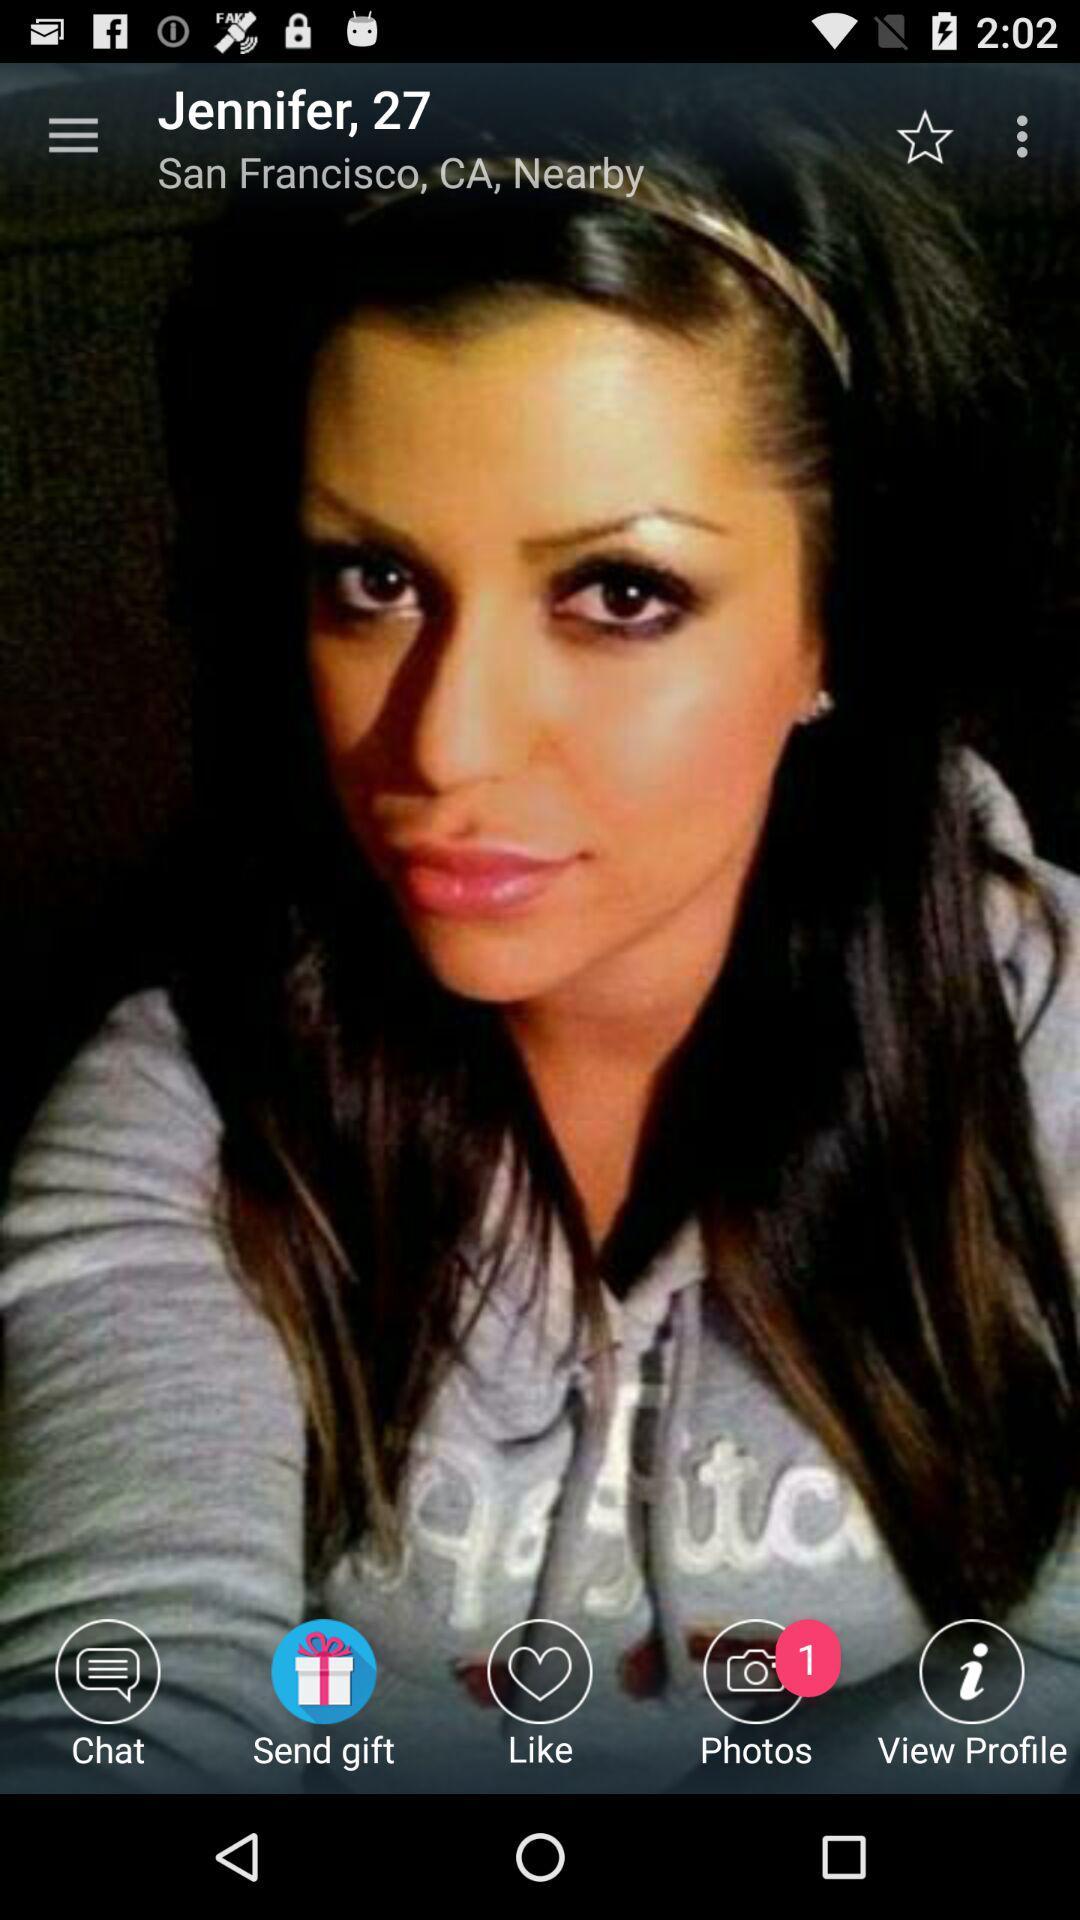  What do you see at coordinates (108, 1705) in the screenshot?
I see `icon to the left of send gift item` at bounding box center [108, 1705].